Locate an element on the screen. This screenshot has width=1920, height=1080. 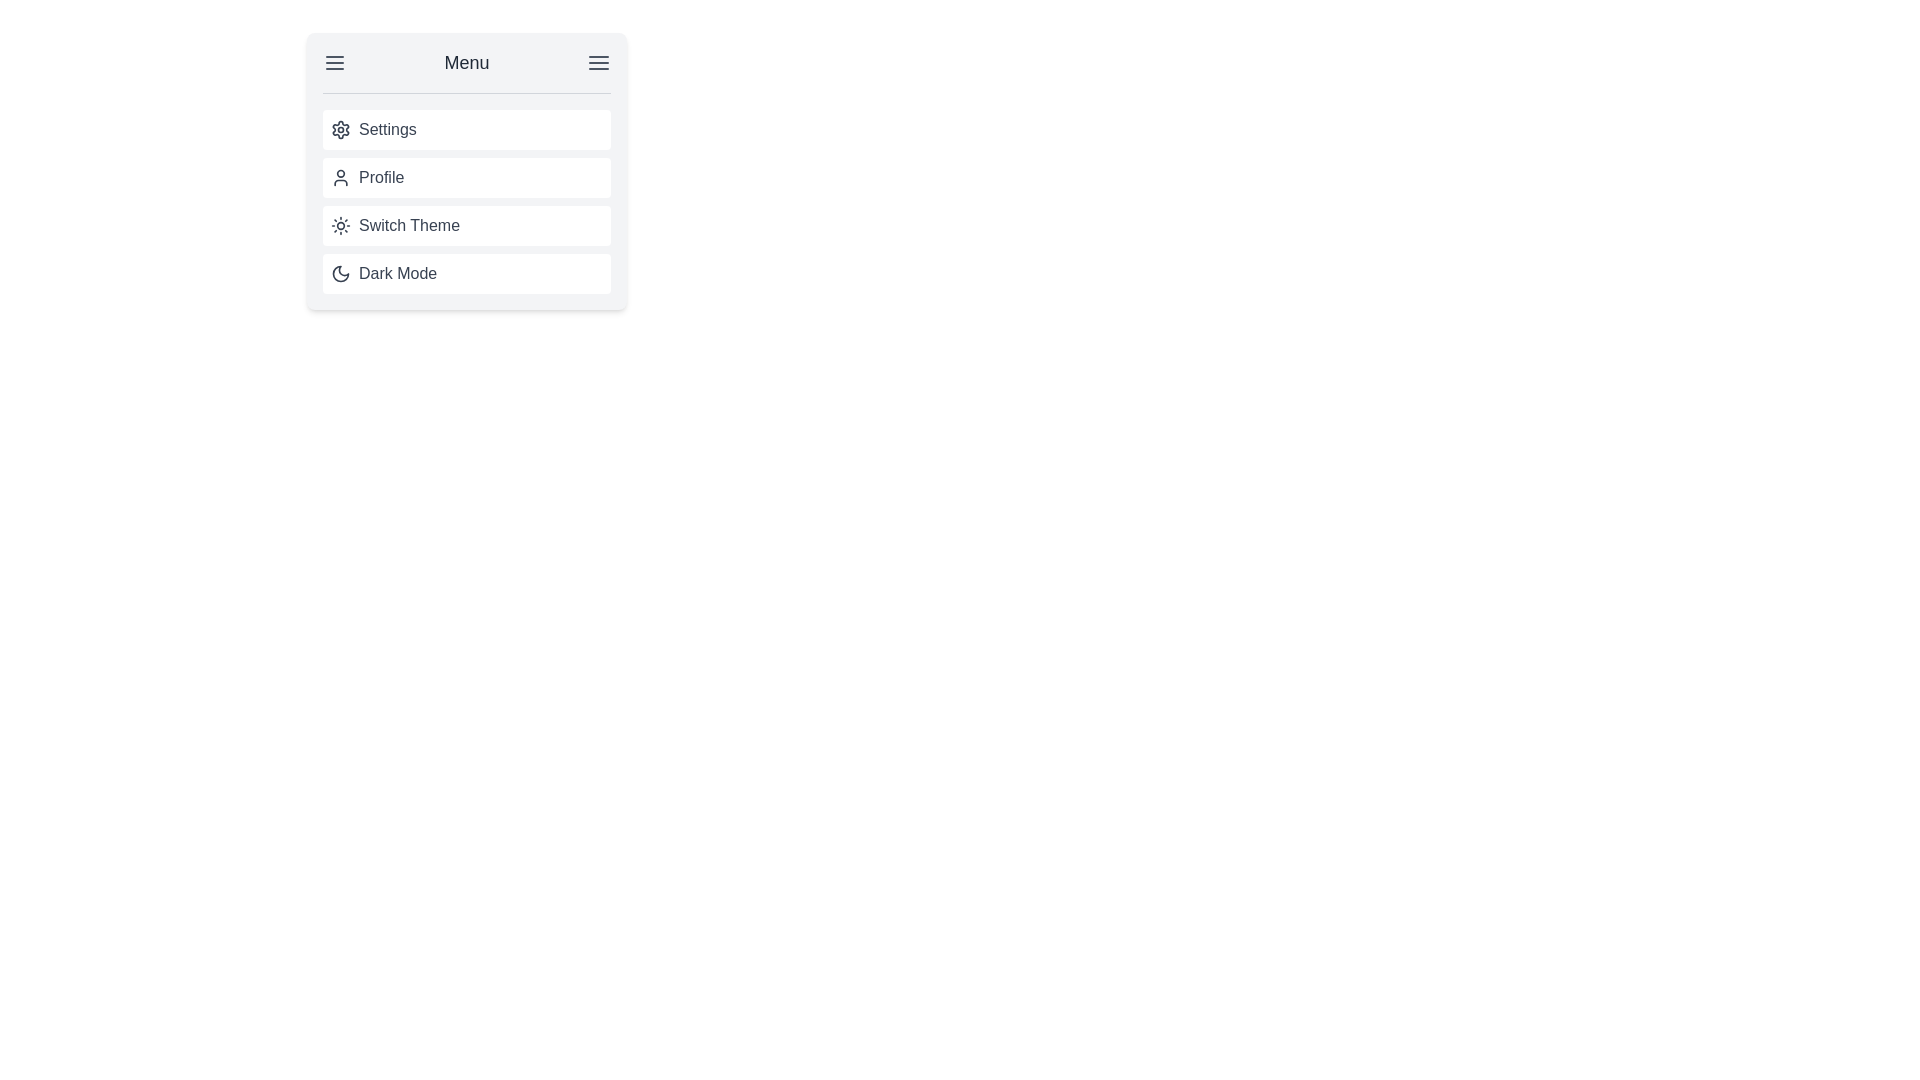
the user profile icon located is located at coordinates (340, 176).